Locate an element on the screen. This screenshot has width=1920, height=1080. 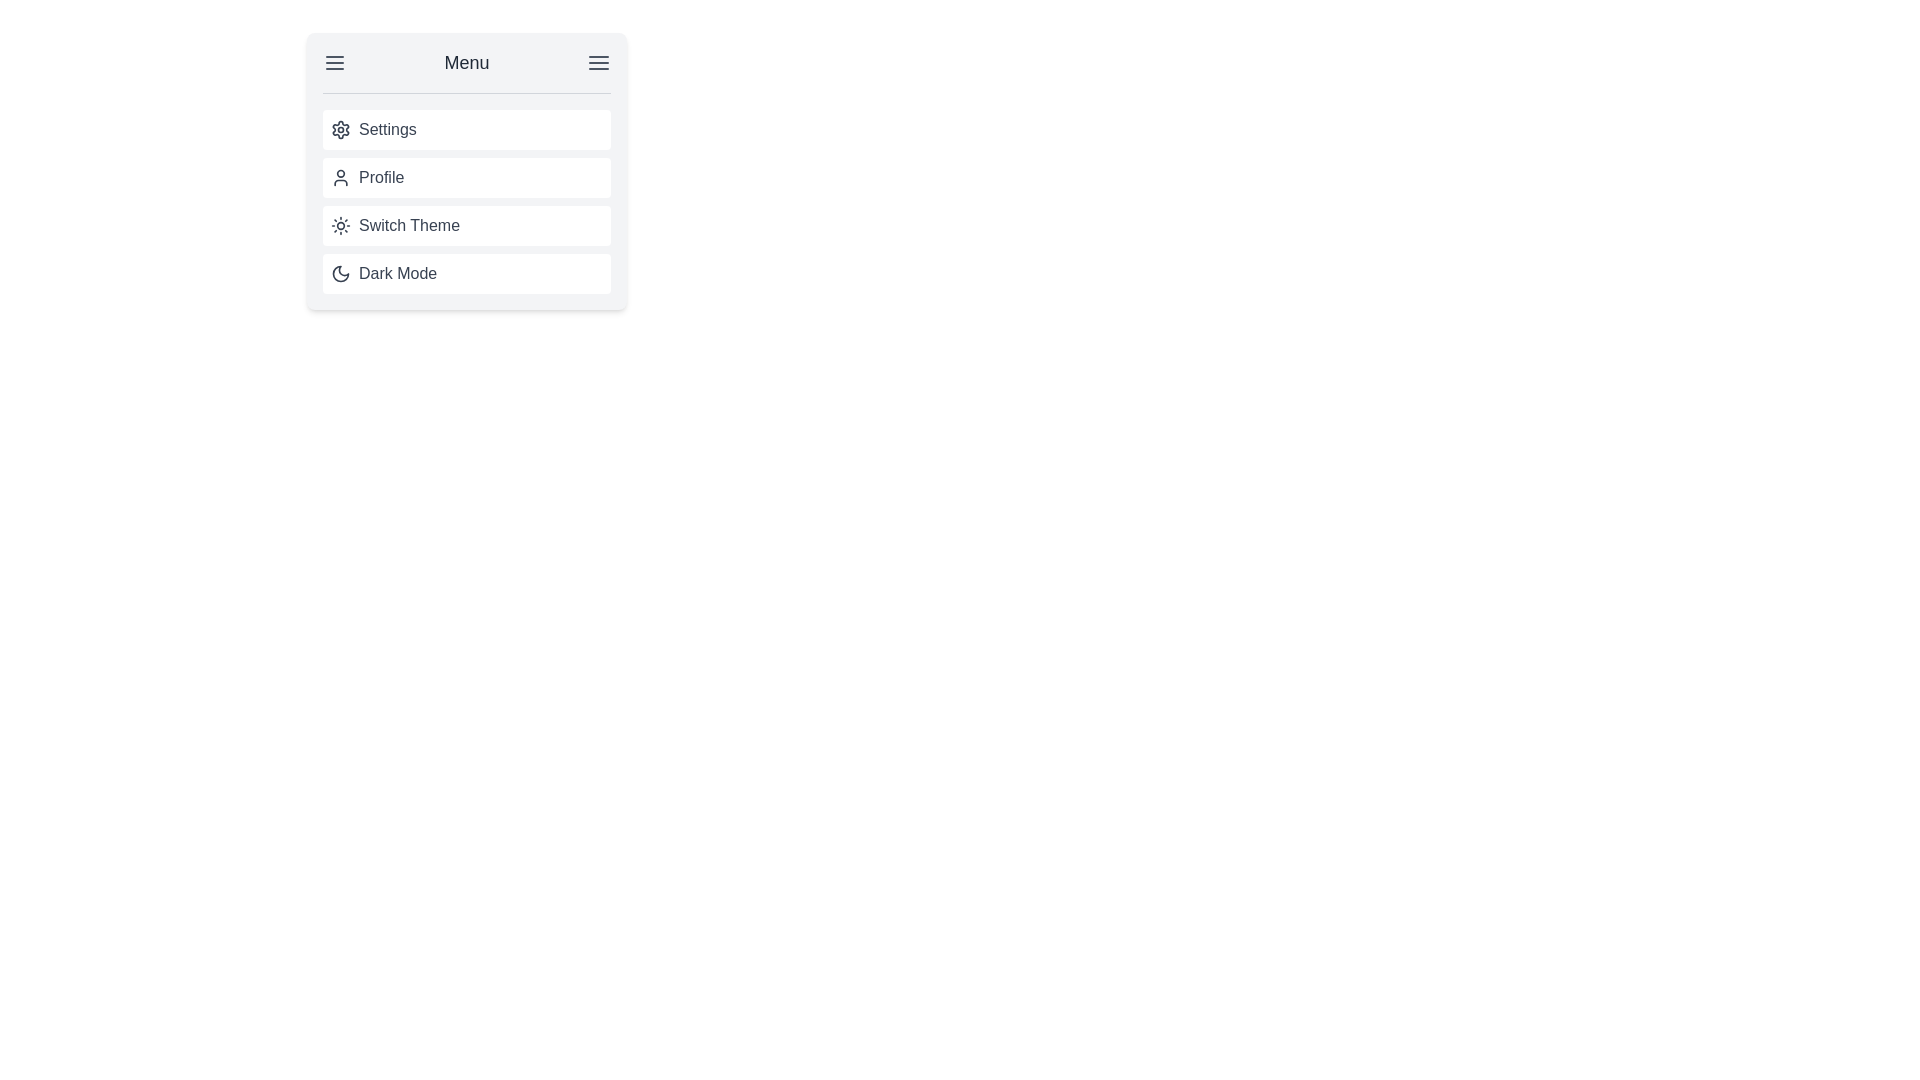
the user profile icon located is located at coordinates (340, 176).